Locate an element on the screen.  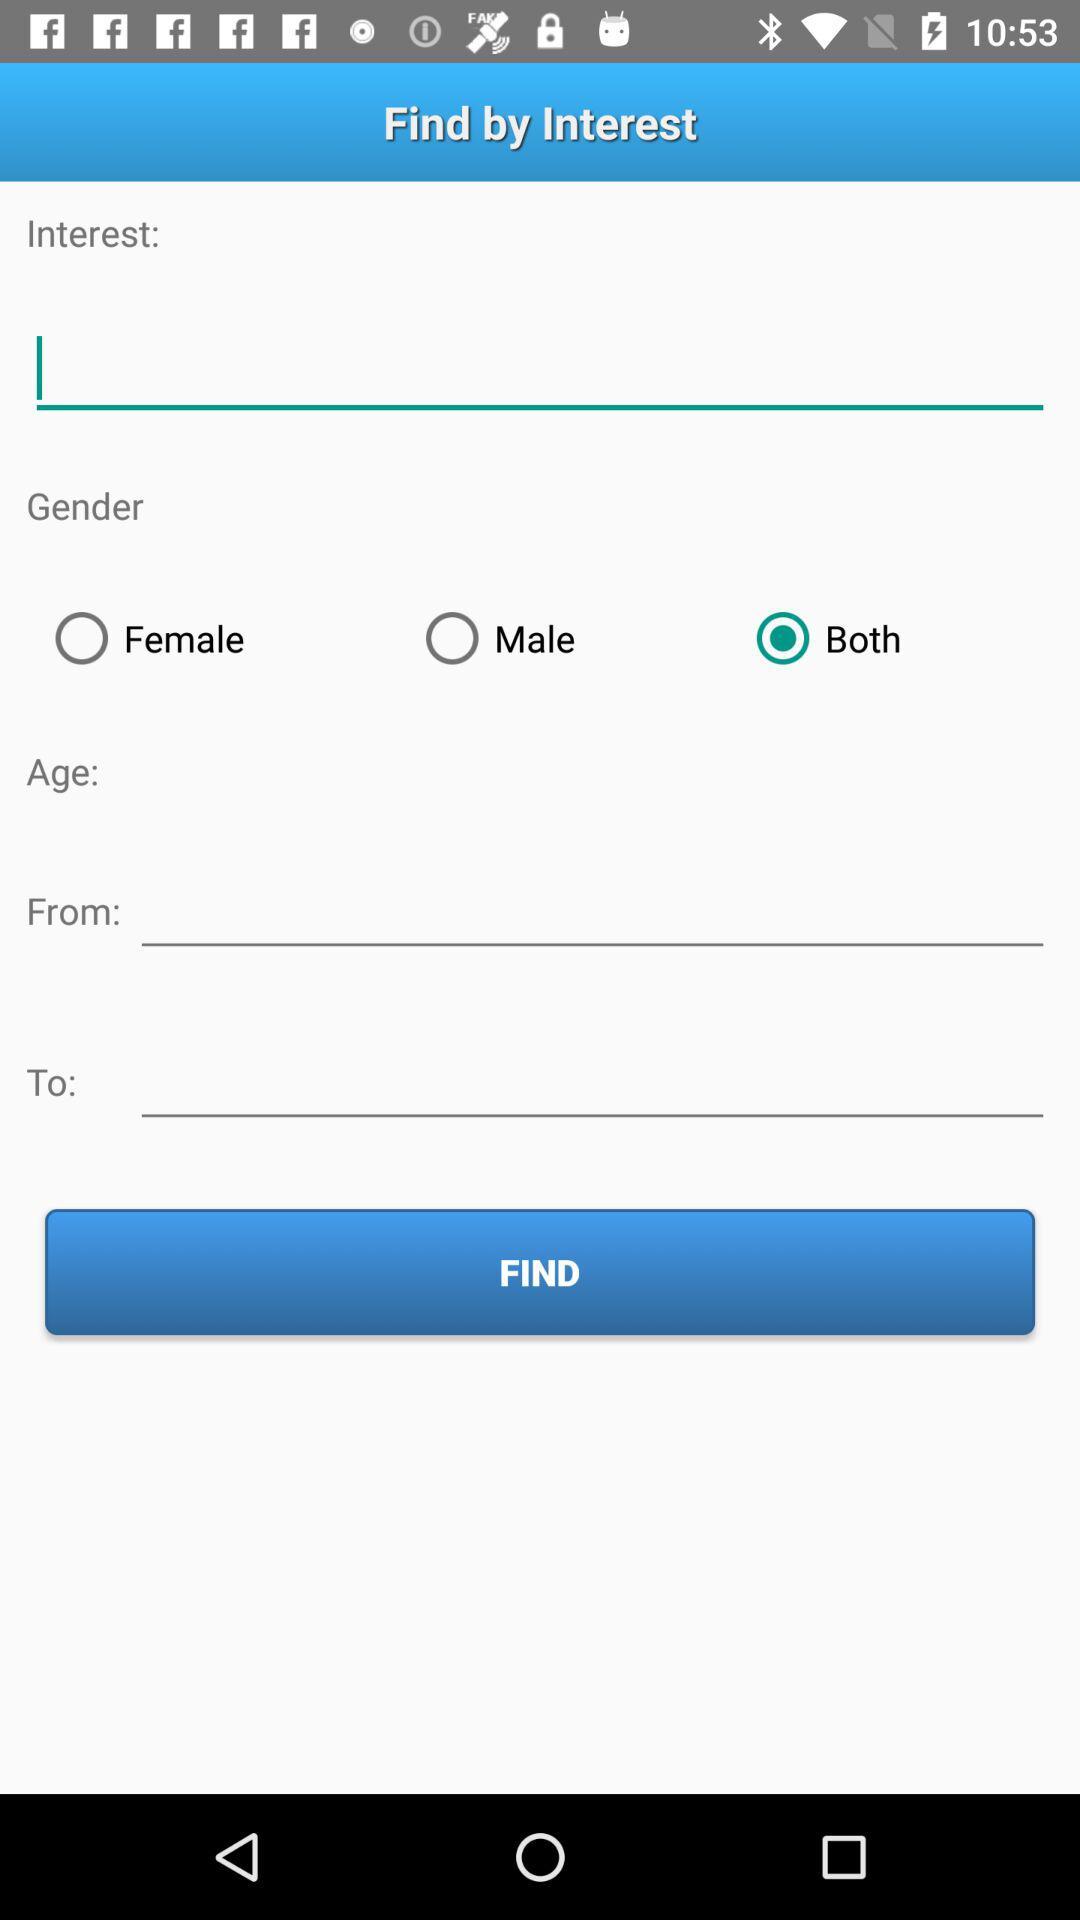
radio button next to the male radio button is located at coordinates (211, 637).